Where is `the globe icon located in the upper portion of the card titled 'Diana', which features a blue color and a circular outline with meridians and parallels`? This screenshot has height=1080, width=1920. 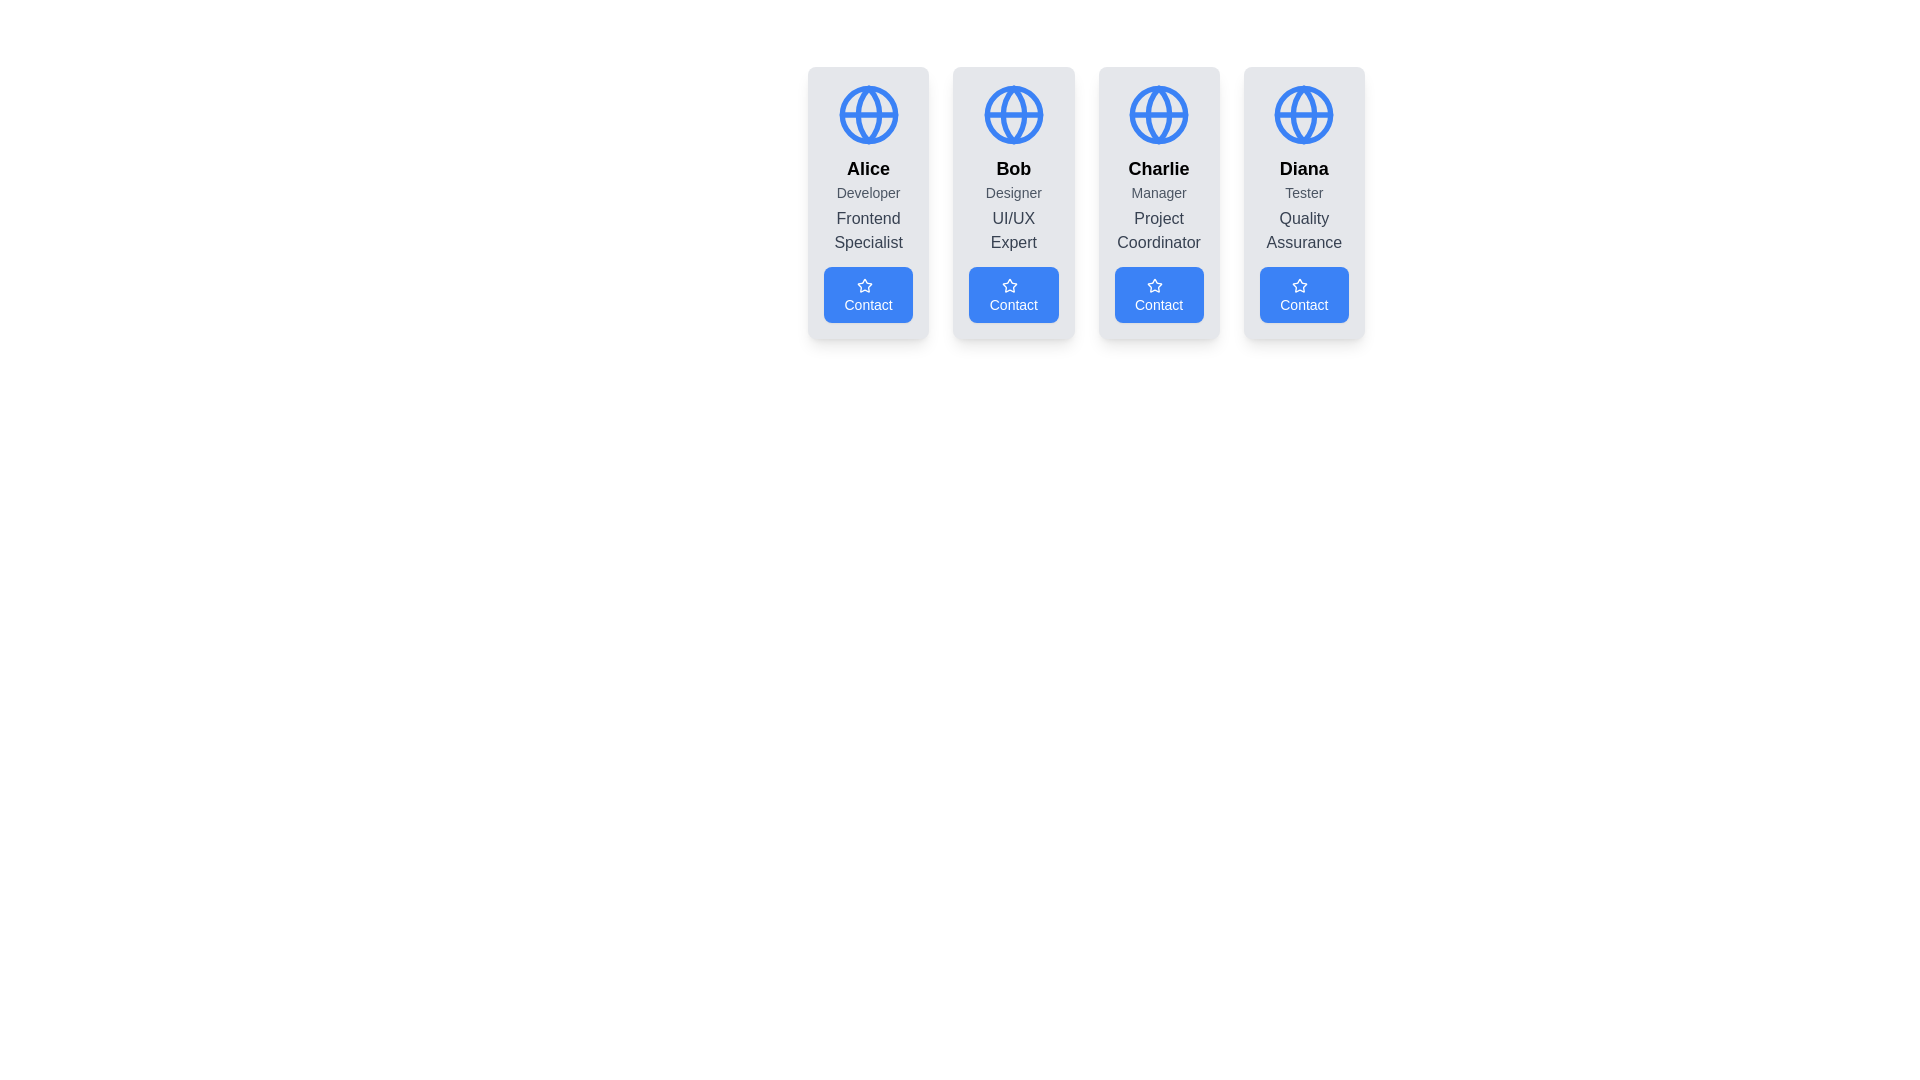
the globe icon located in the upper portion of the card titled 'Diana', which features a blue color and a circular outline with meridians and parallels is located at coordinates (1304, 115).